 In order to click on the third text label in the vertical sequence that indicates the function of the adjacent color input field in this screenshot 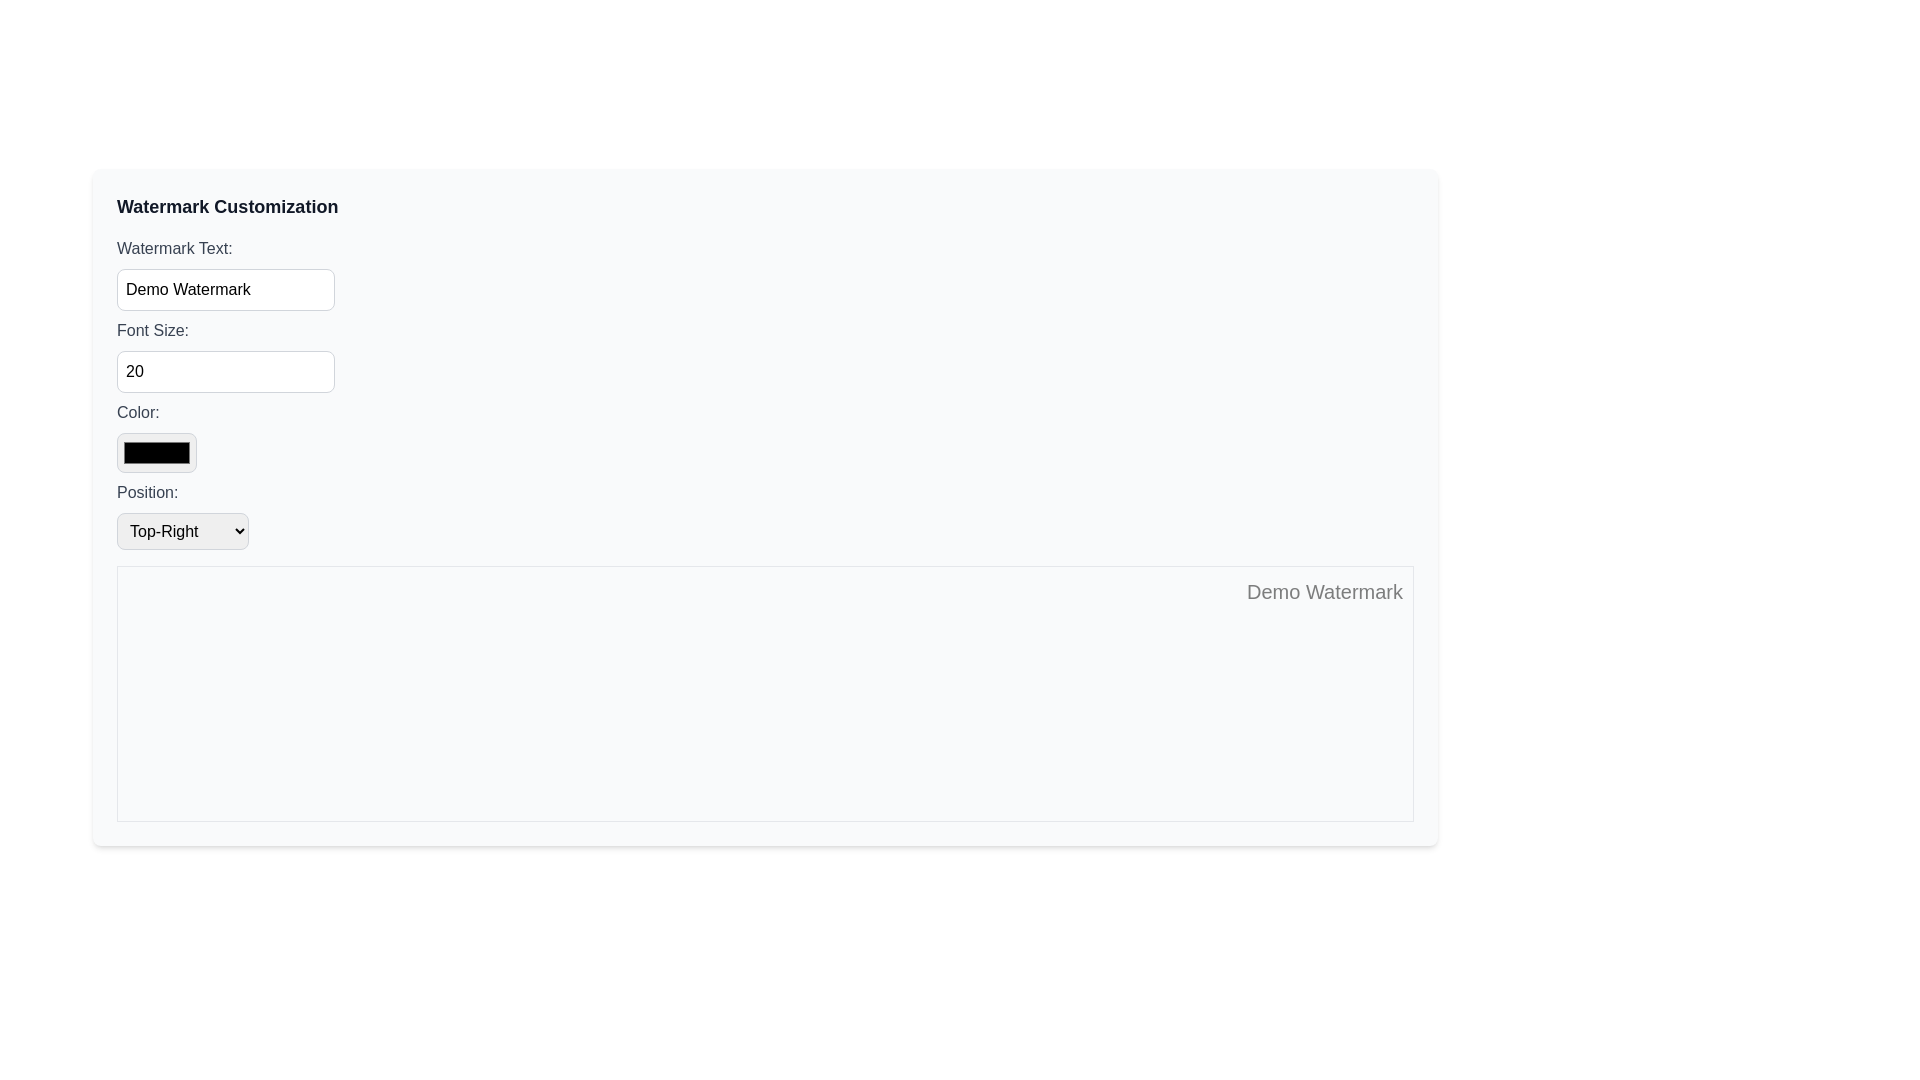, I will do `click(137, 411)`.